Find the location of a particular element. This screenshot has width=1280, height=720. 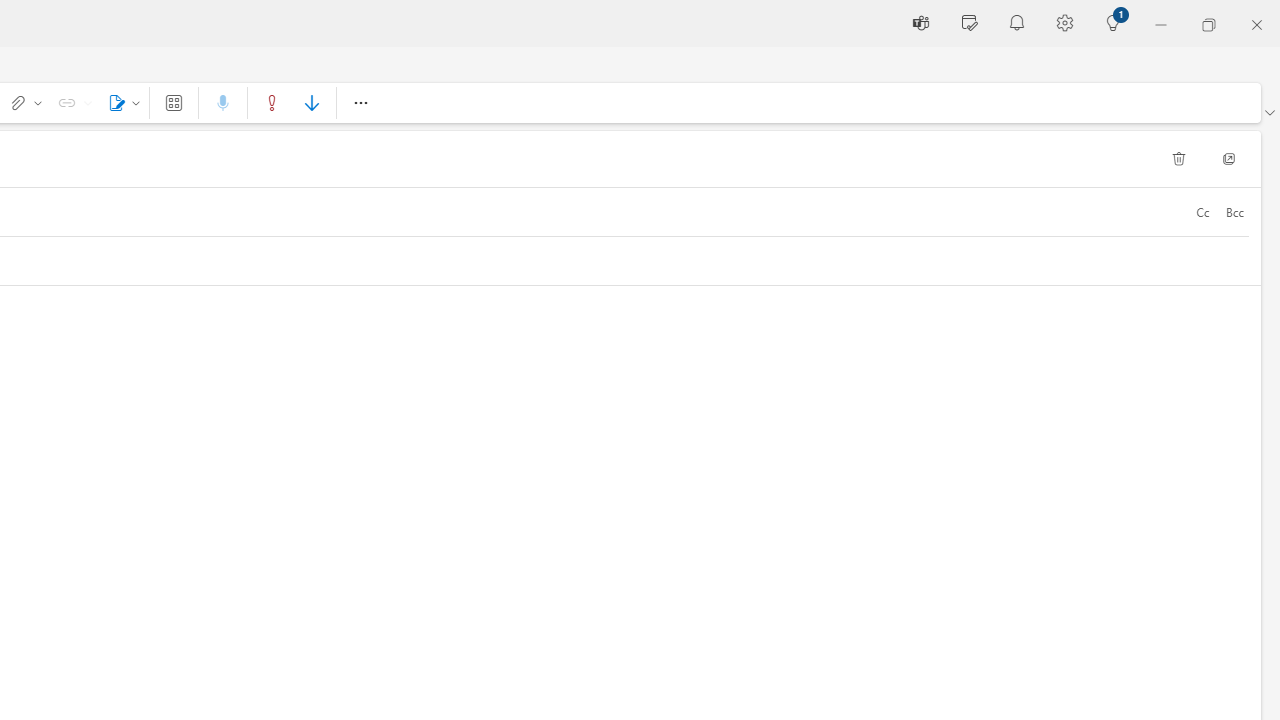

'Low importance' is located at coordinates (310, 102).